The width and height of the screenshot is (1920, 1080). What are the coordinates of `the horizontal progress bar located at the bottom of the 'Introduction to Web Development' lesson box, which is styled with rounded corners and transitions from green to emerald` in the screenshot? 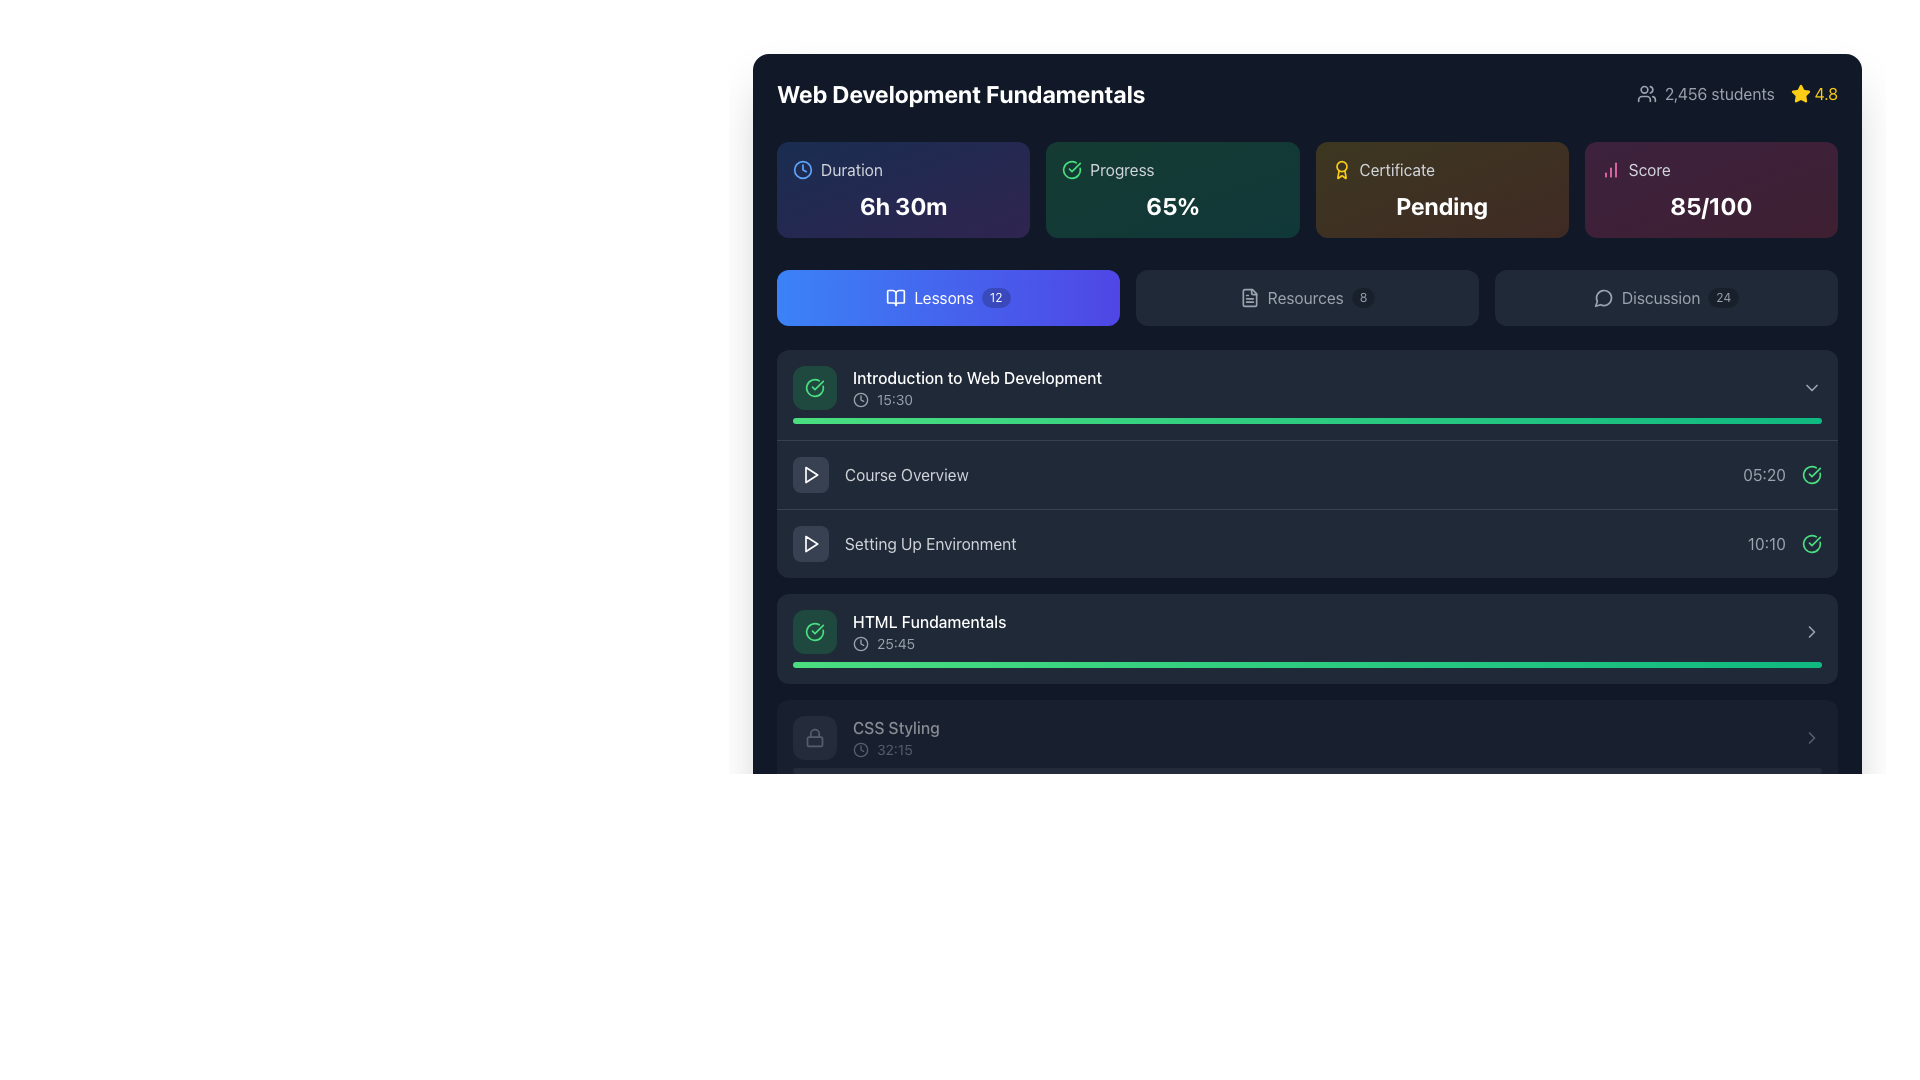 It's located at (1307, 419).